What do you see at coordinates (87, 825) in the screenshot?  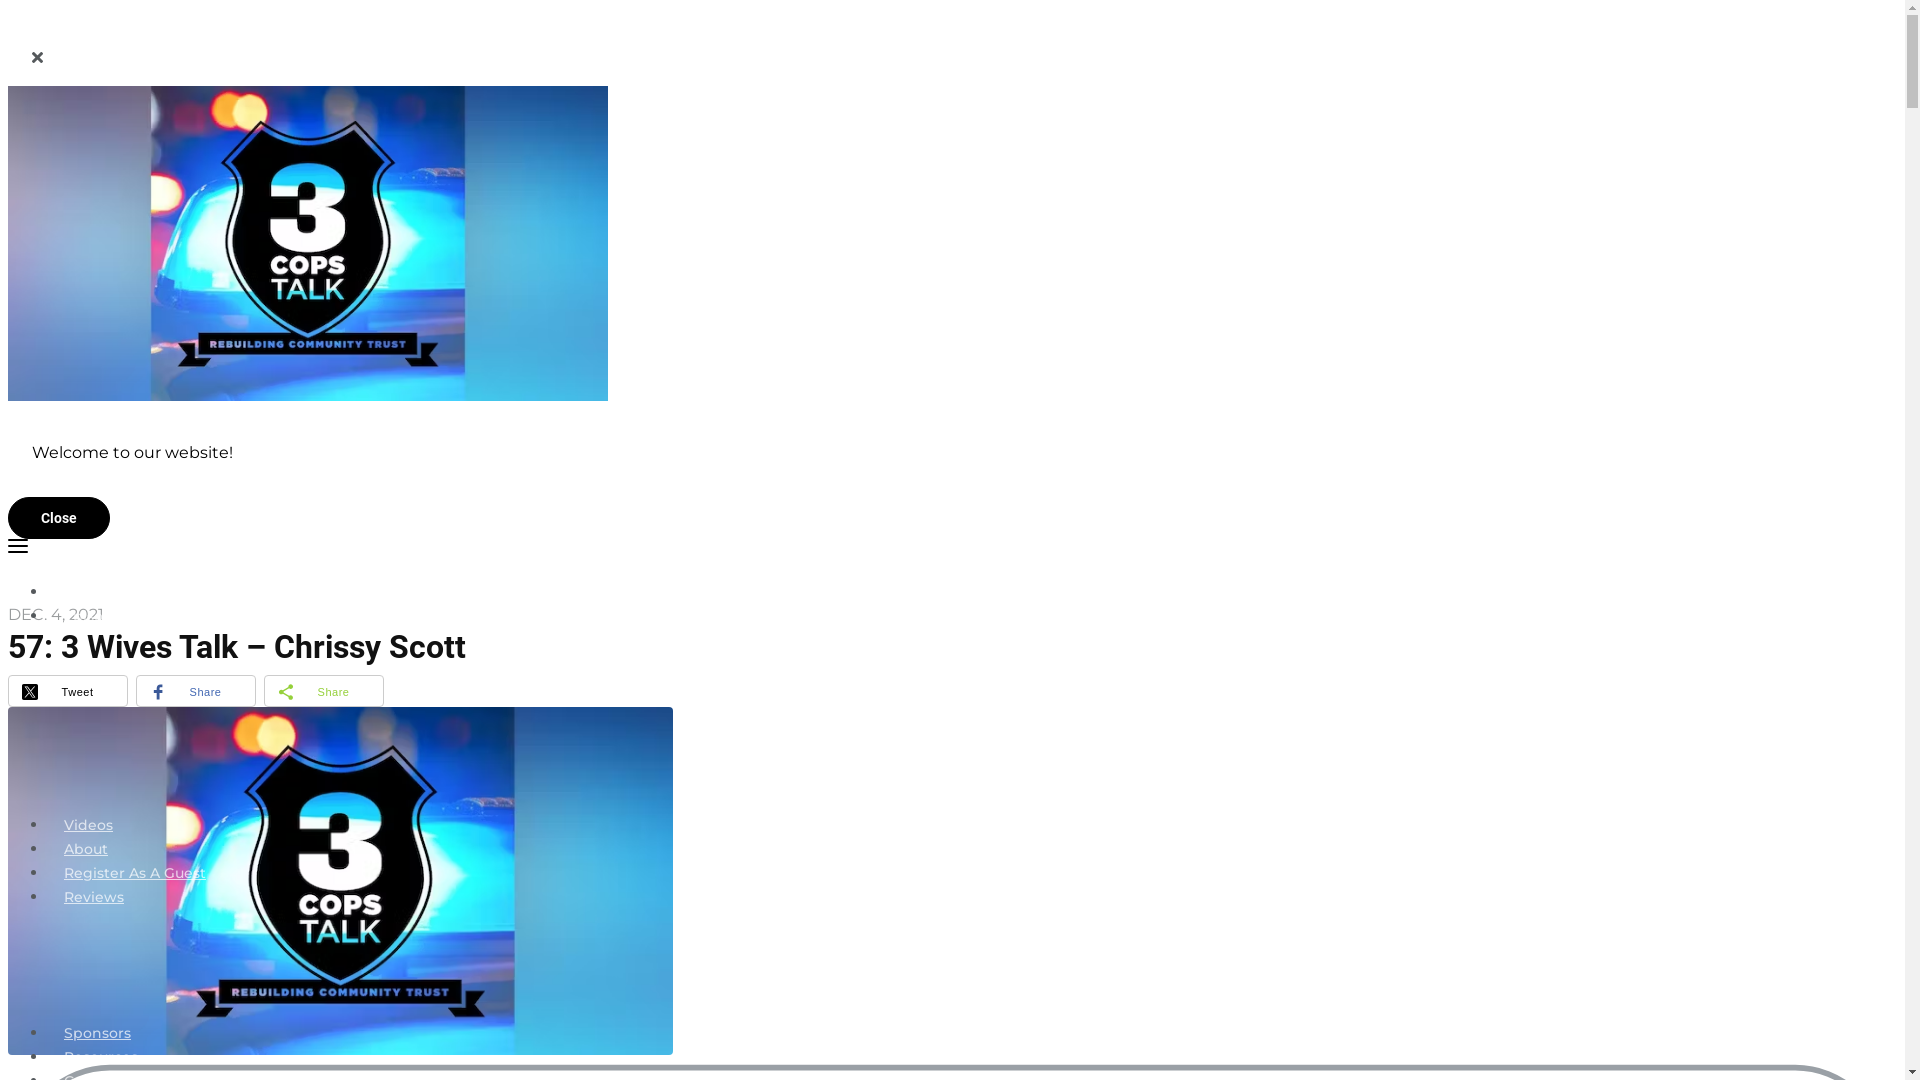 I see `'Videos'` at bounding box center [87, 825].